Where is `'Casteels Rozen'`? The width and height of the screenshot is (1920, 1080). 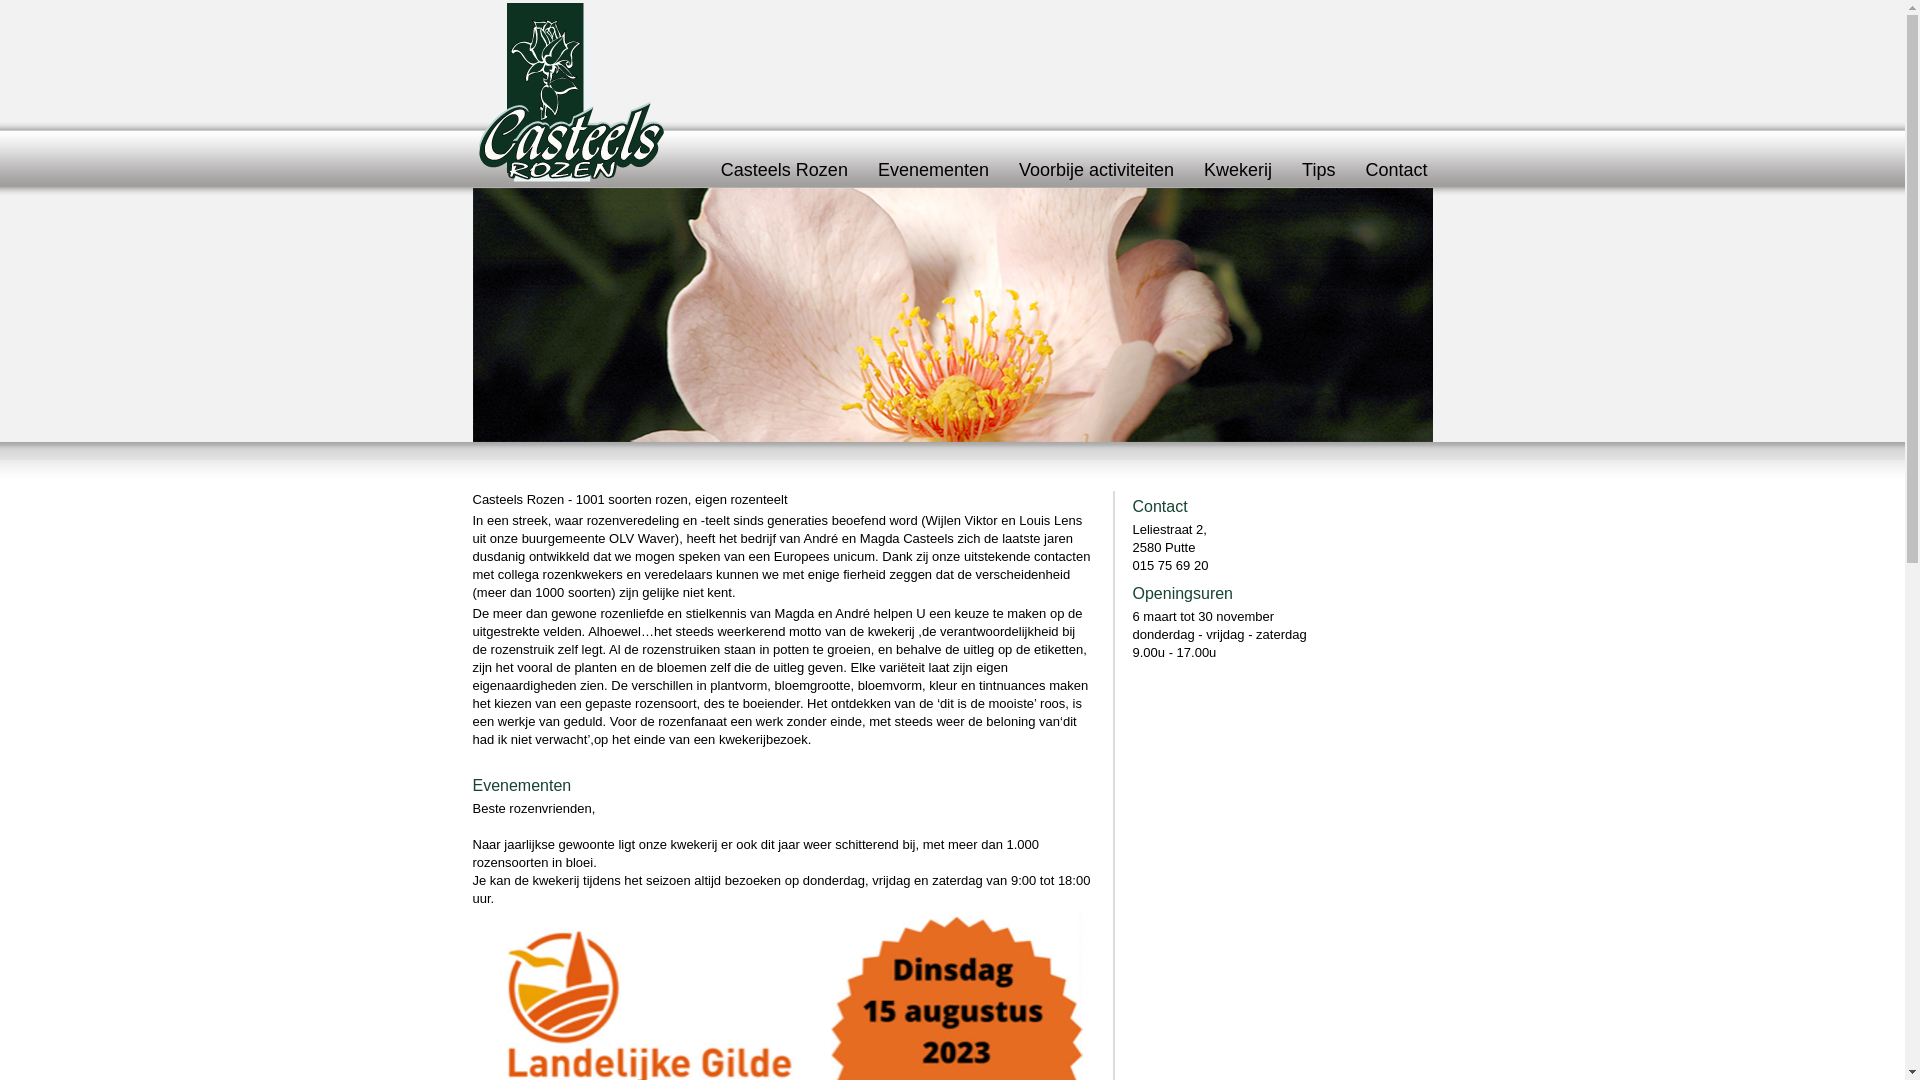 'Casteels Rozen' is located at coordinates (783, 168).